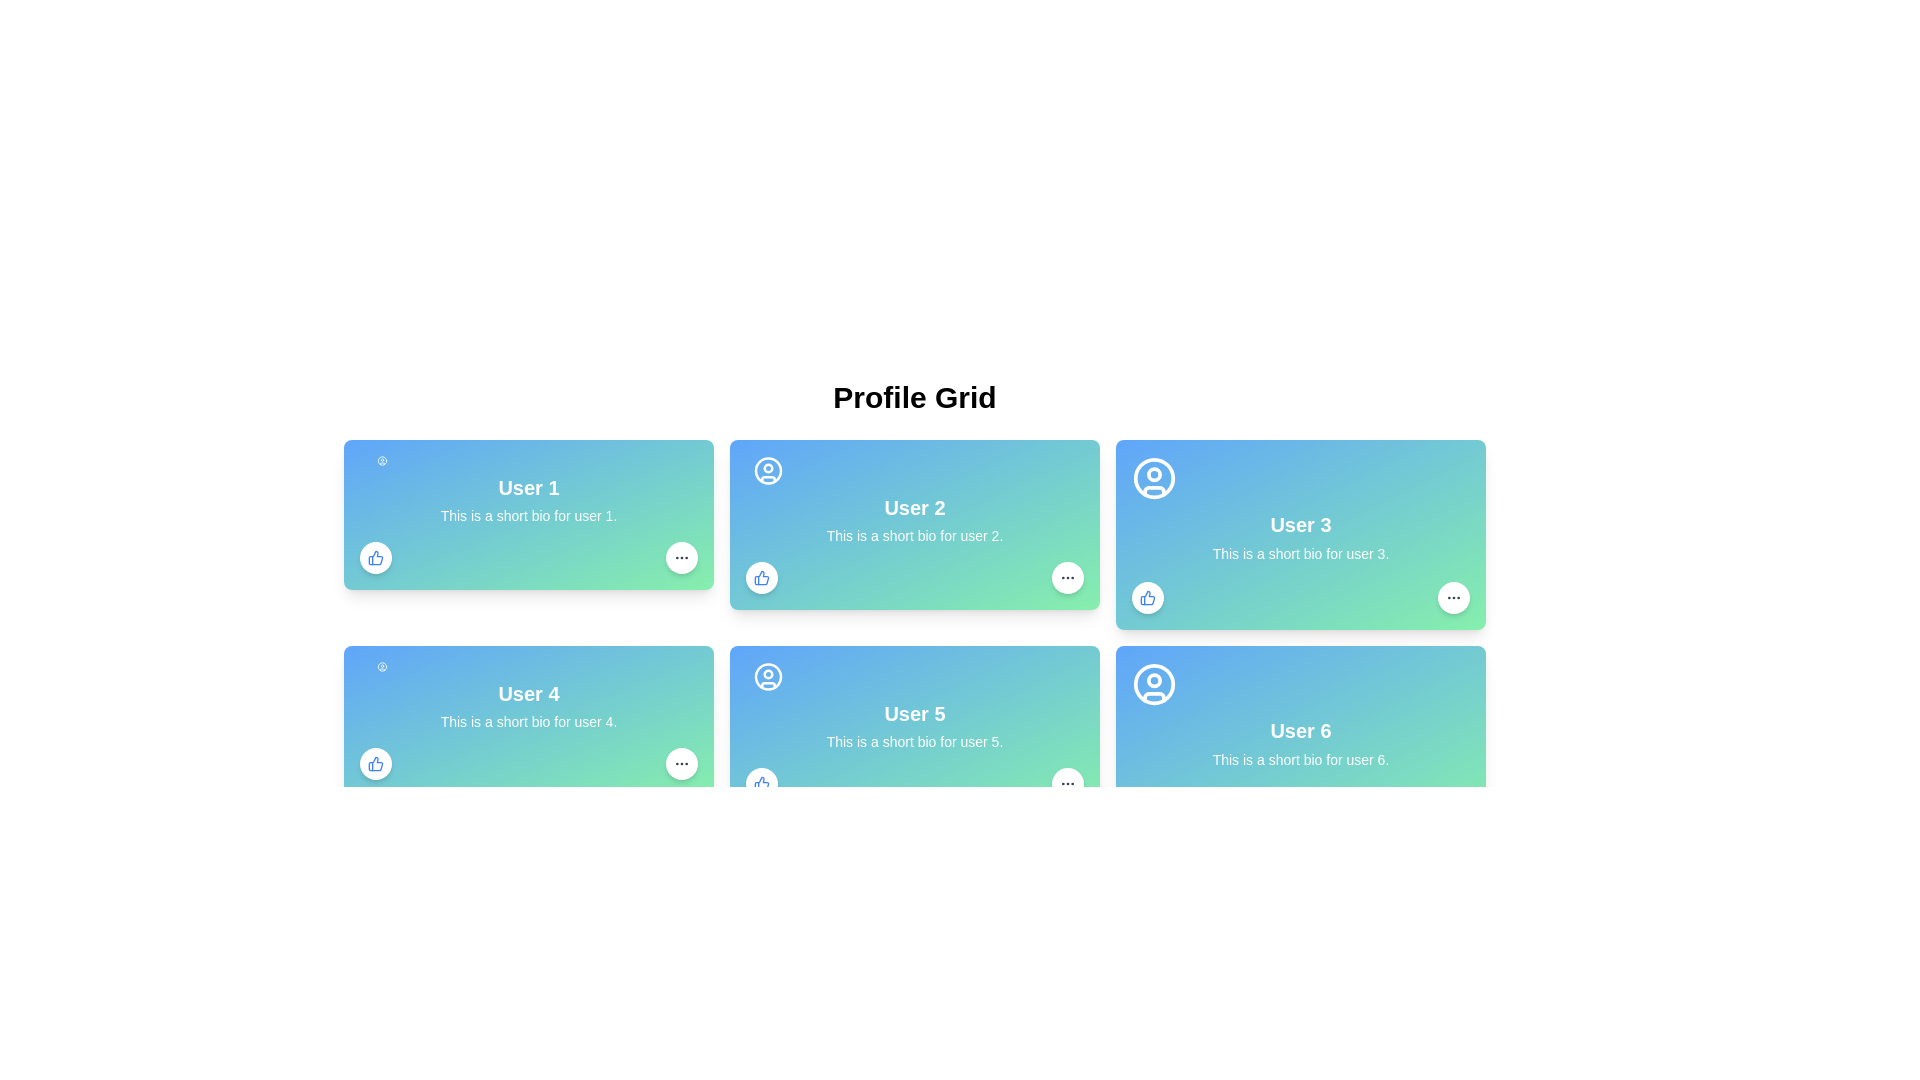 The height and width of the screenshot is (1080, 1920). I want to click on the user profile icon for 'User 5', which is centrally aligned in the header section of the user profile card, so click(767, 676).